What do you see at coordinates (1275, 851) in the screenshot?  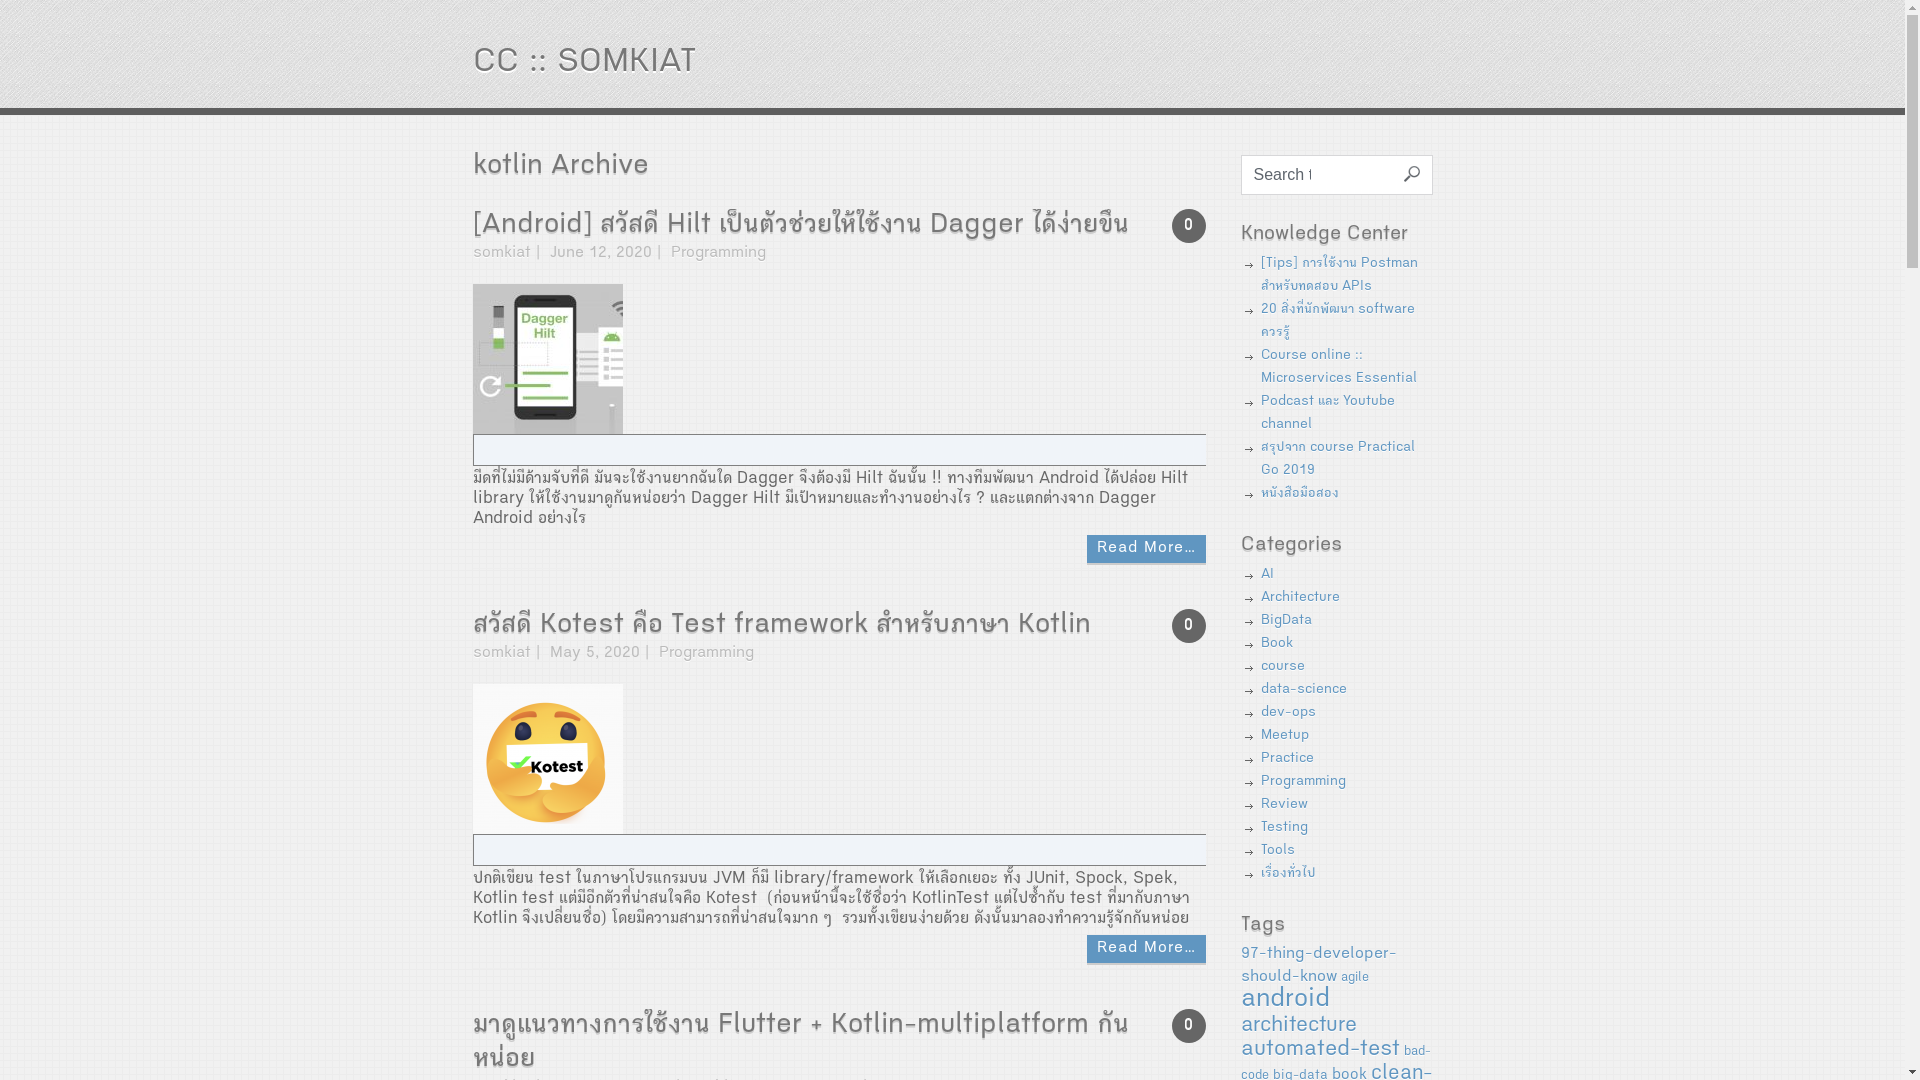 I see `'Tools'` at bounding box center [1275, 851].